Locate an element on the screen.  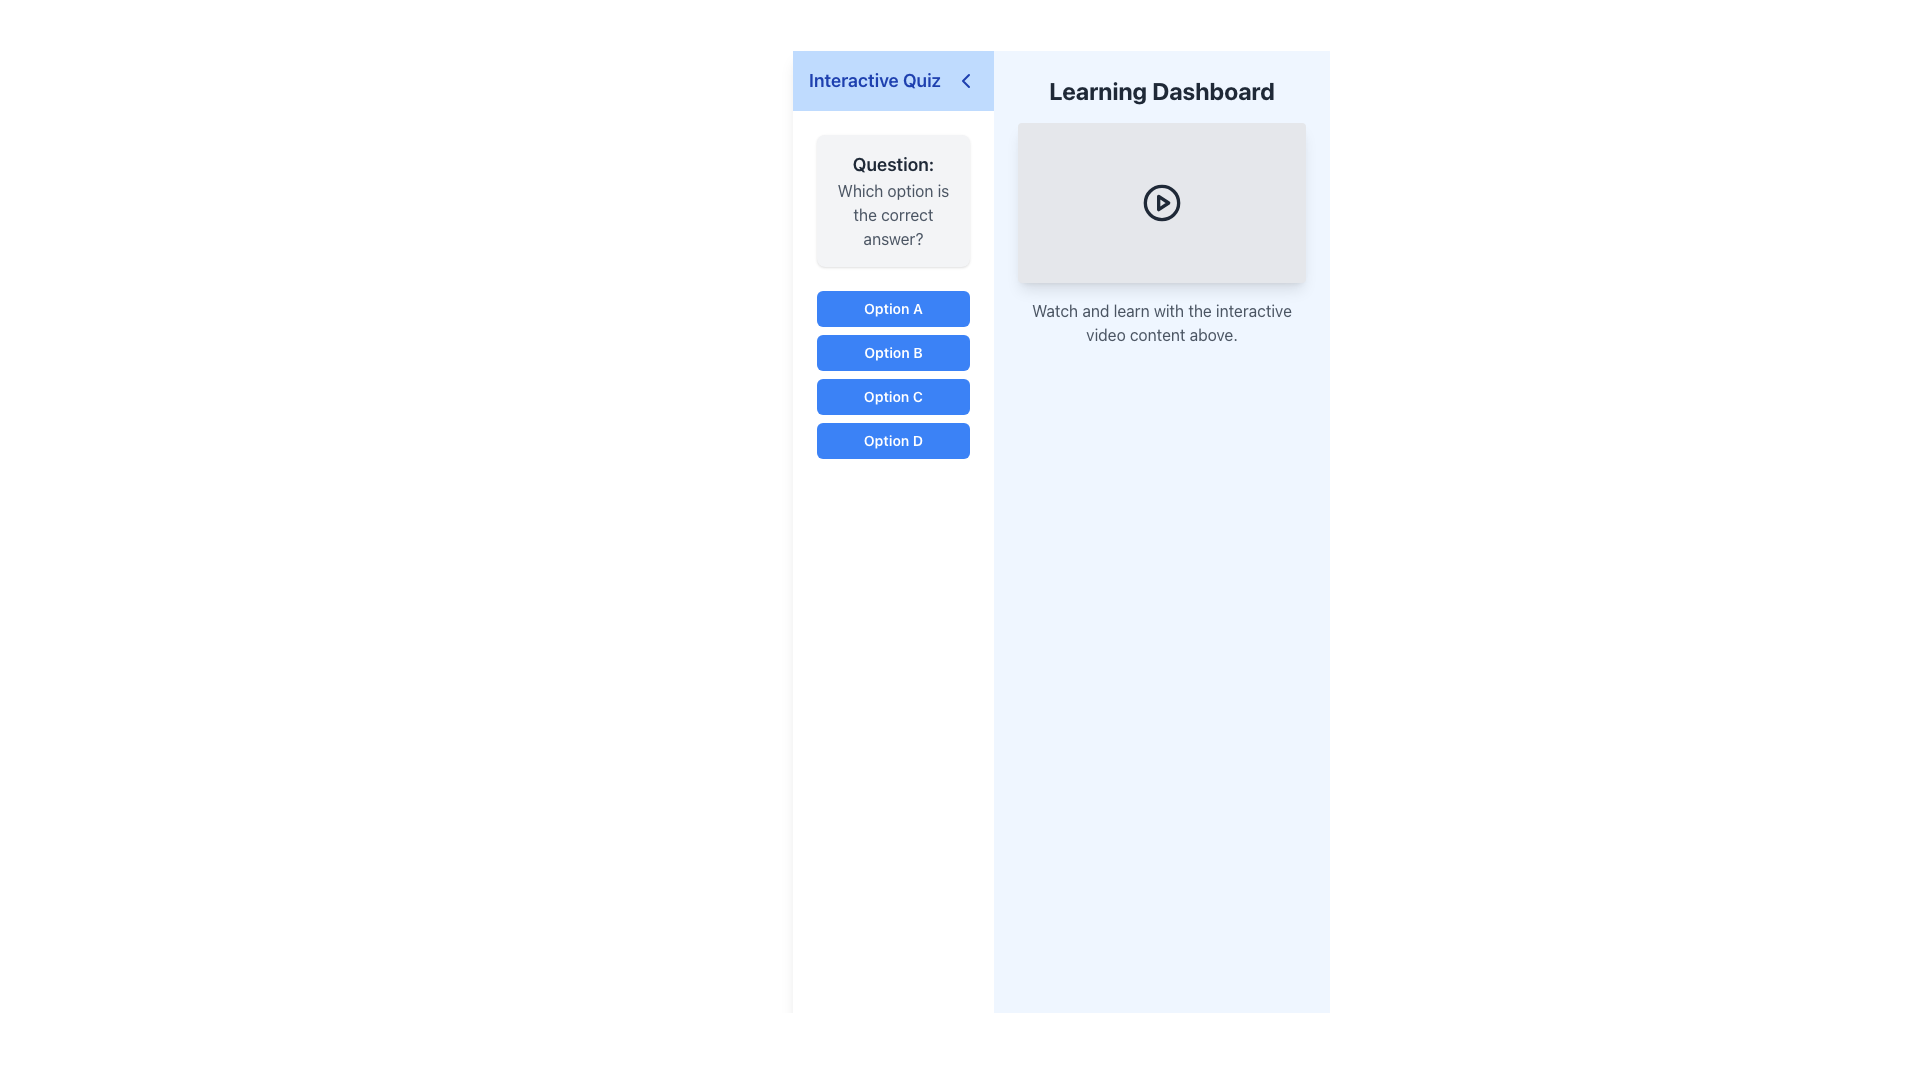
one of the answer options in the quiz interface located beneath the 'Interactive Quiz' header is located at coordinates (892, 297).